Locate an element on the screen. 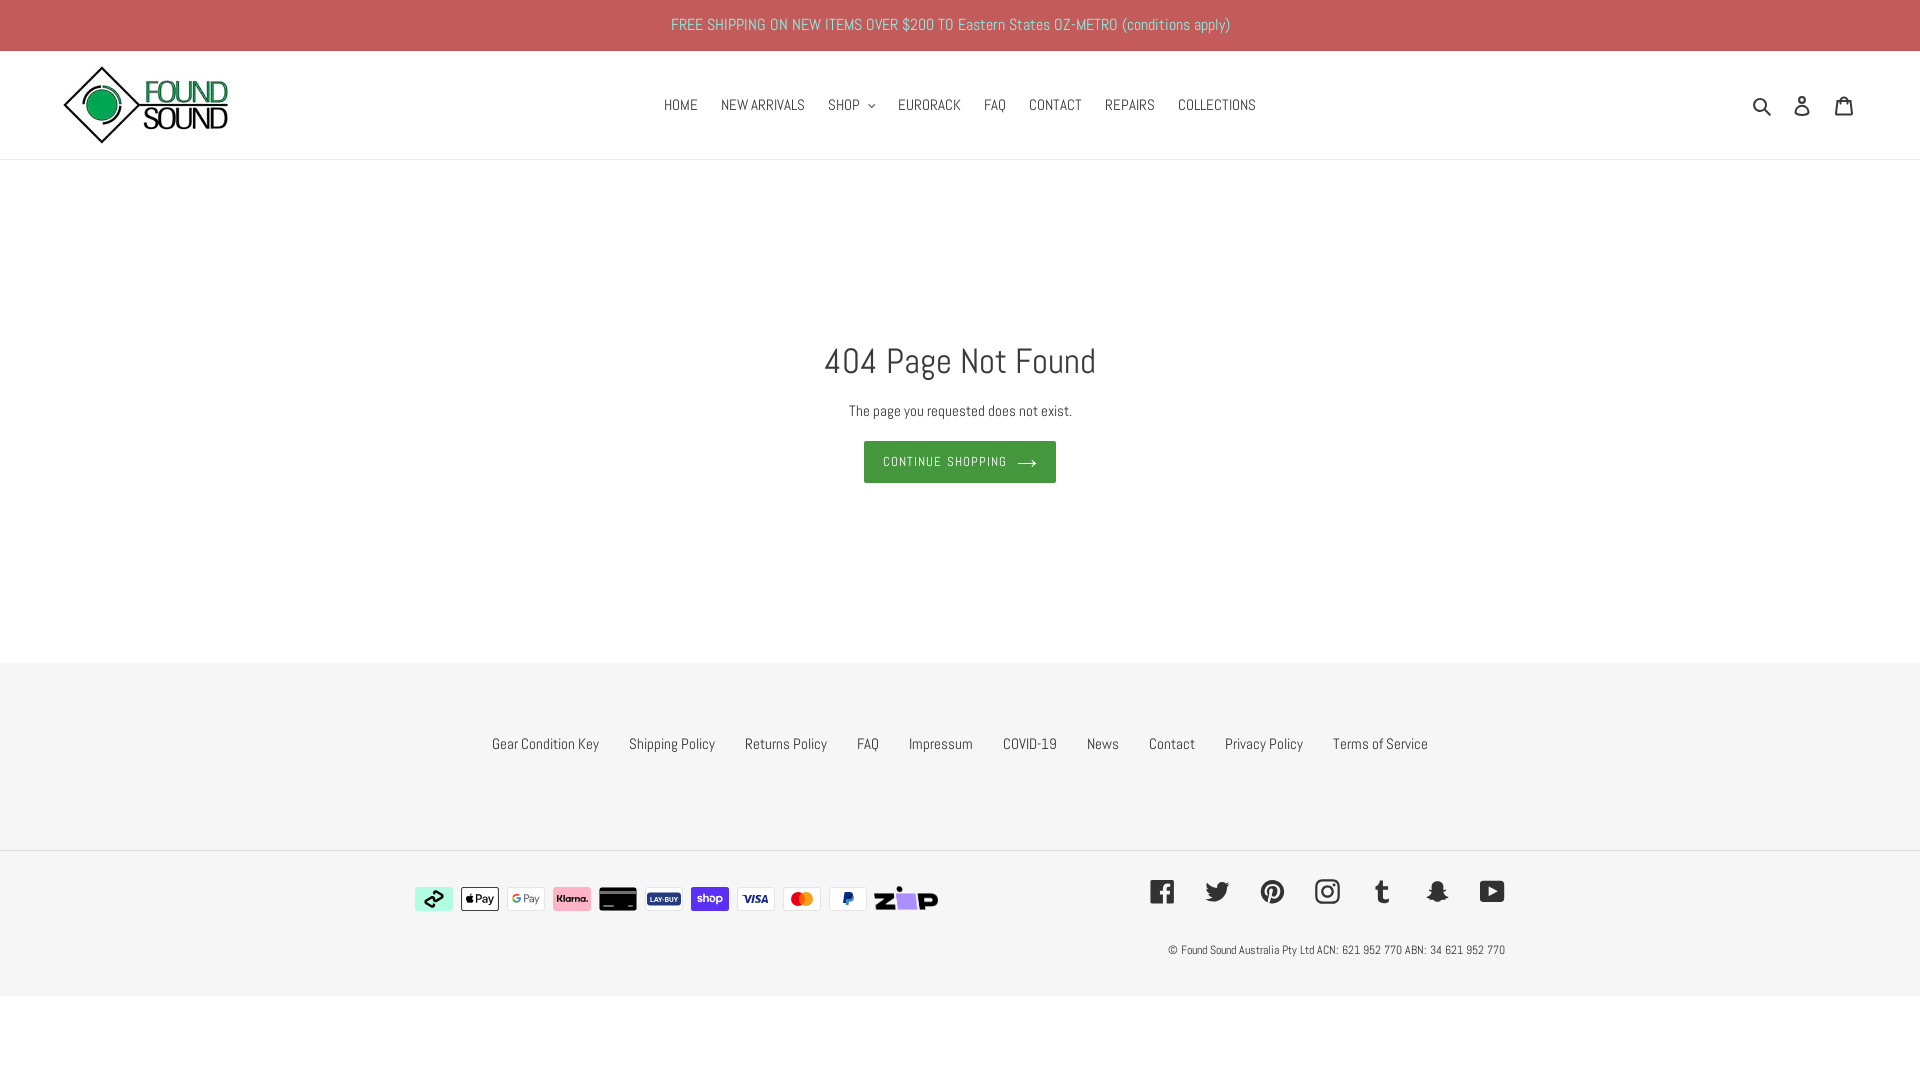 The height and width of the screenshot is (1080, 1920). 'Instagram' is located at coordinates (1327, 890).